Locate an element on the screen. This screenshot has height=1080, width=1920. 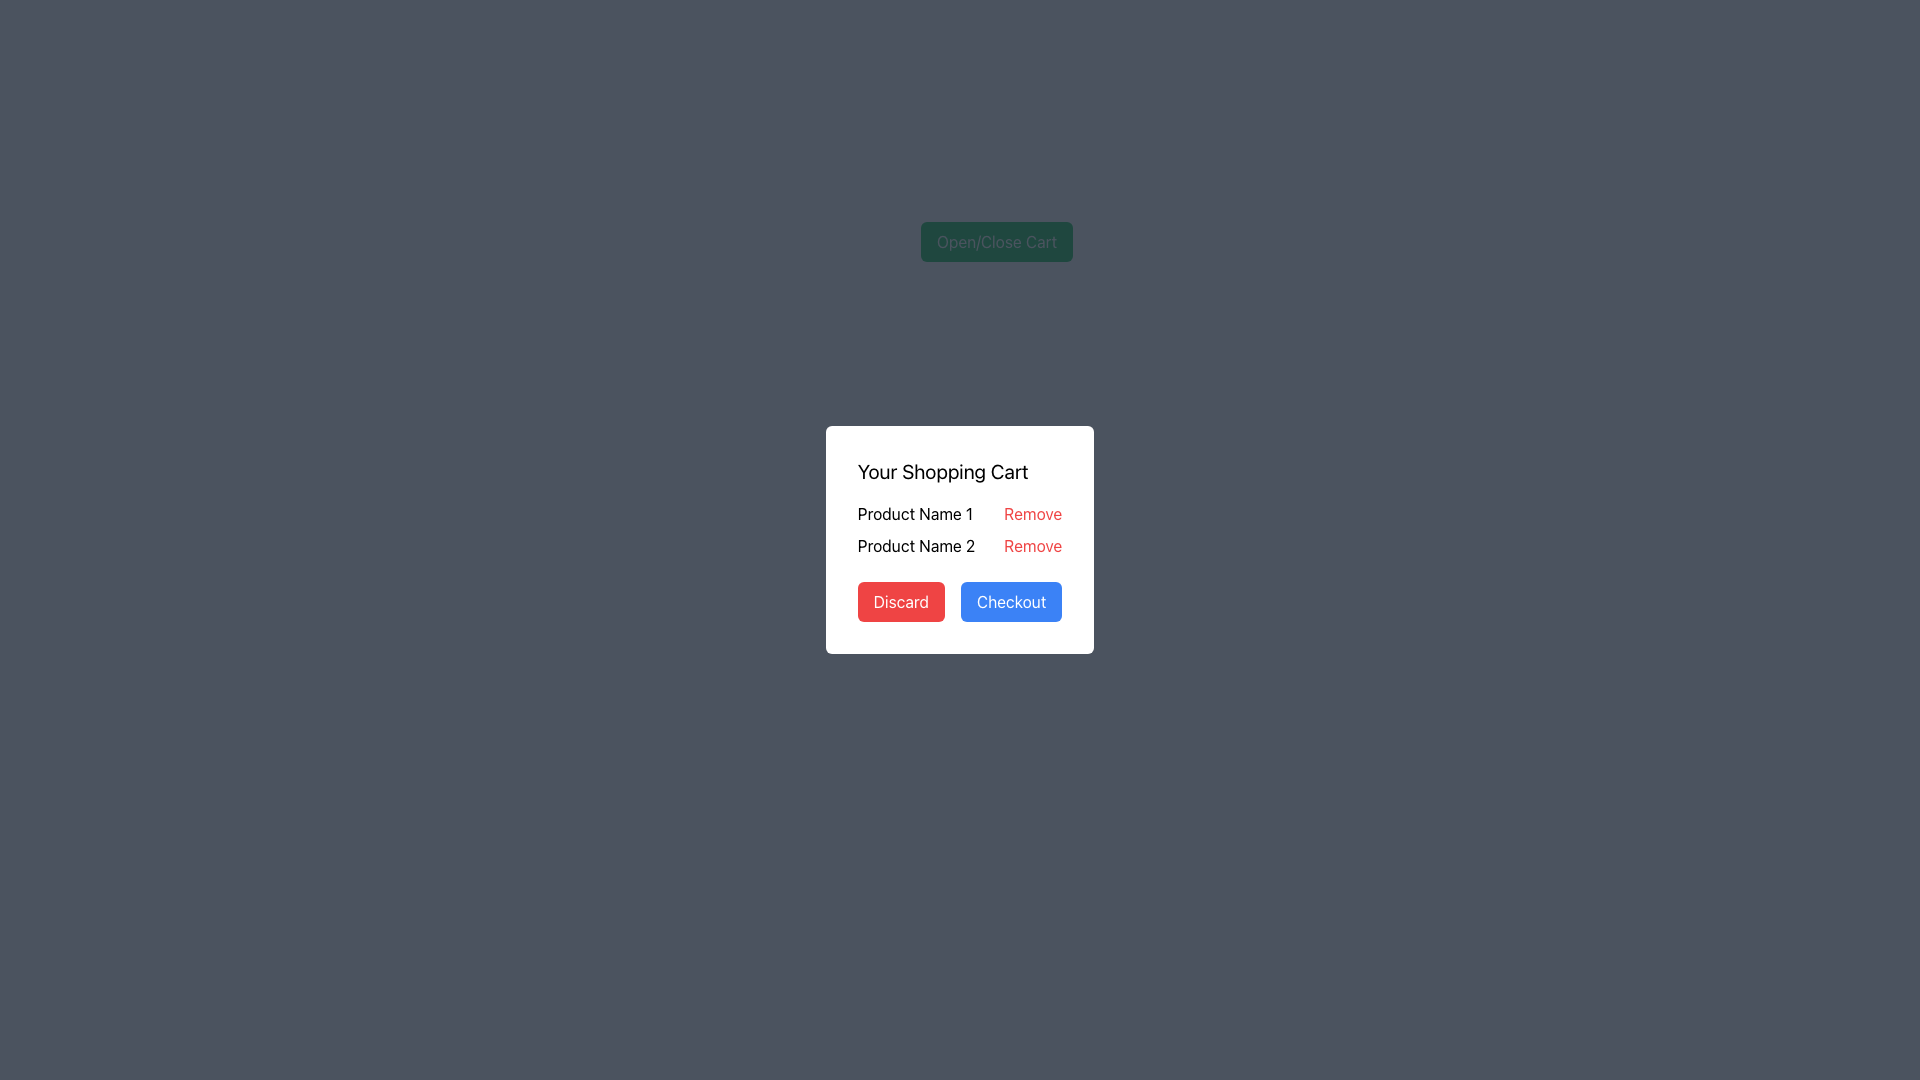
the green button with rounded corners labeled 'Open/Close Cart' is located at coordinates (997, 241).